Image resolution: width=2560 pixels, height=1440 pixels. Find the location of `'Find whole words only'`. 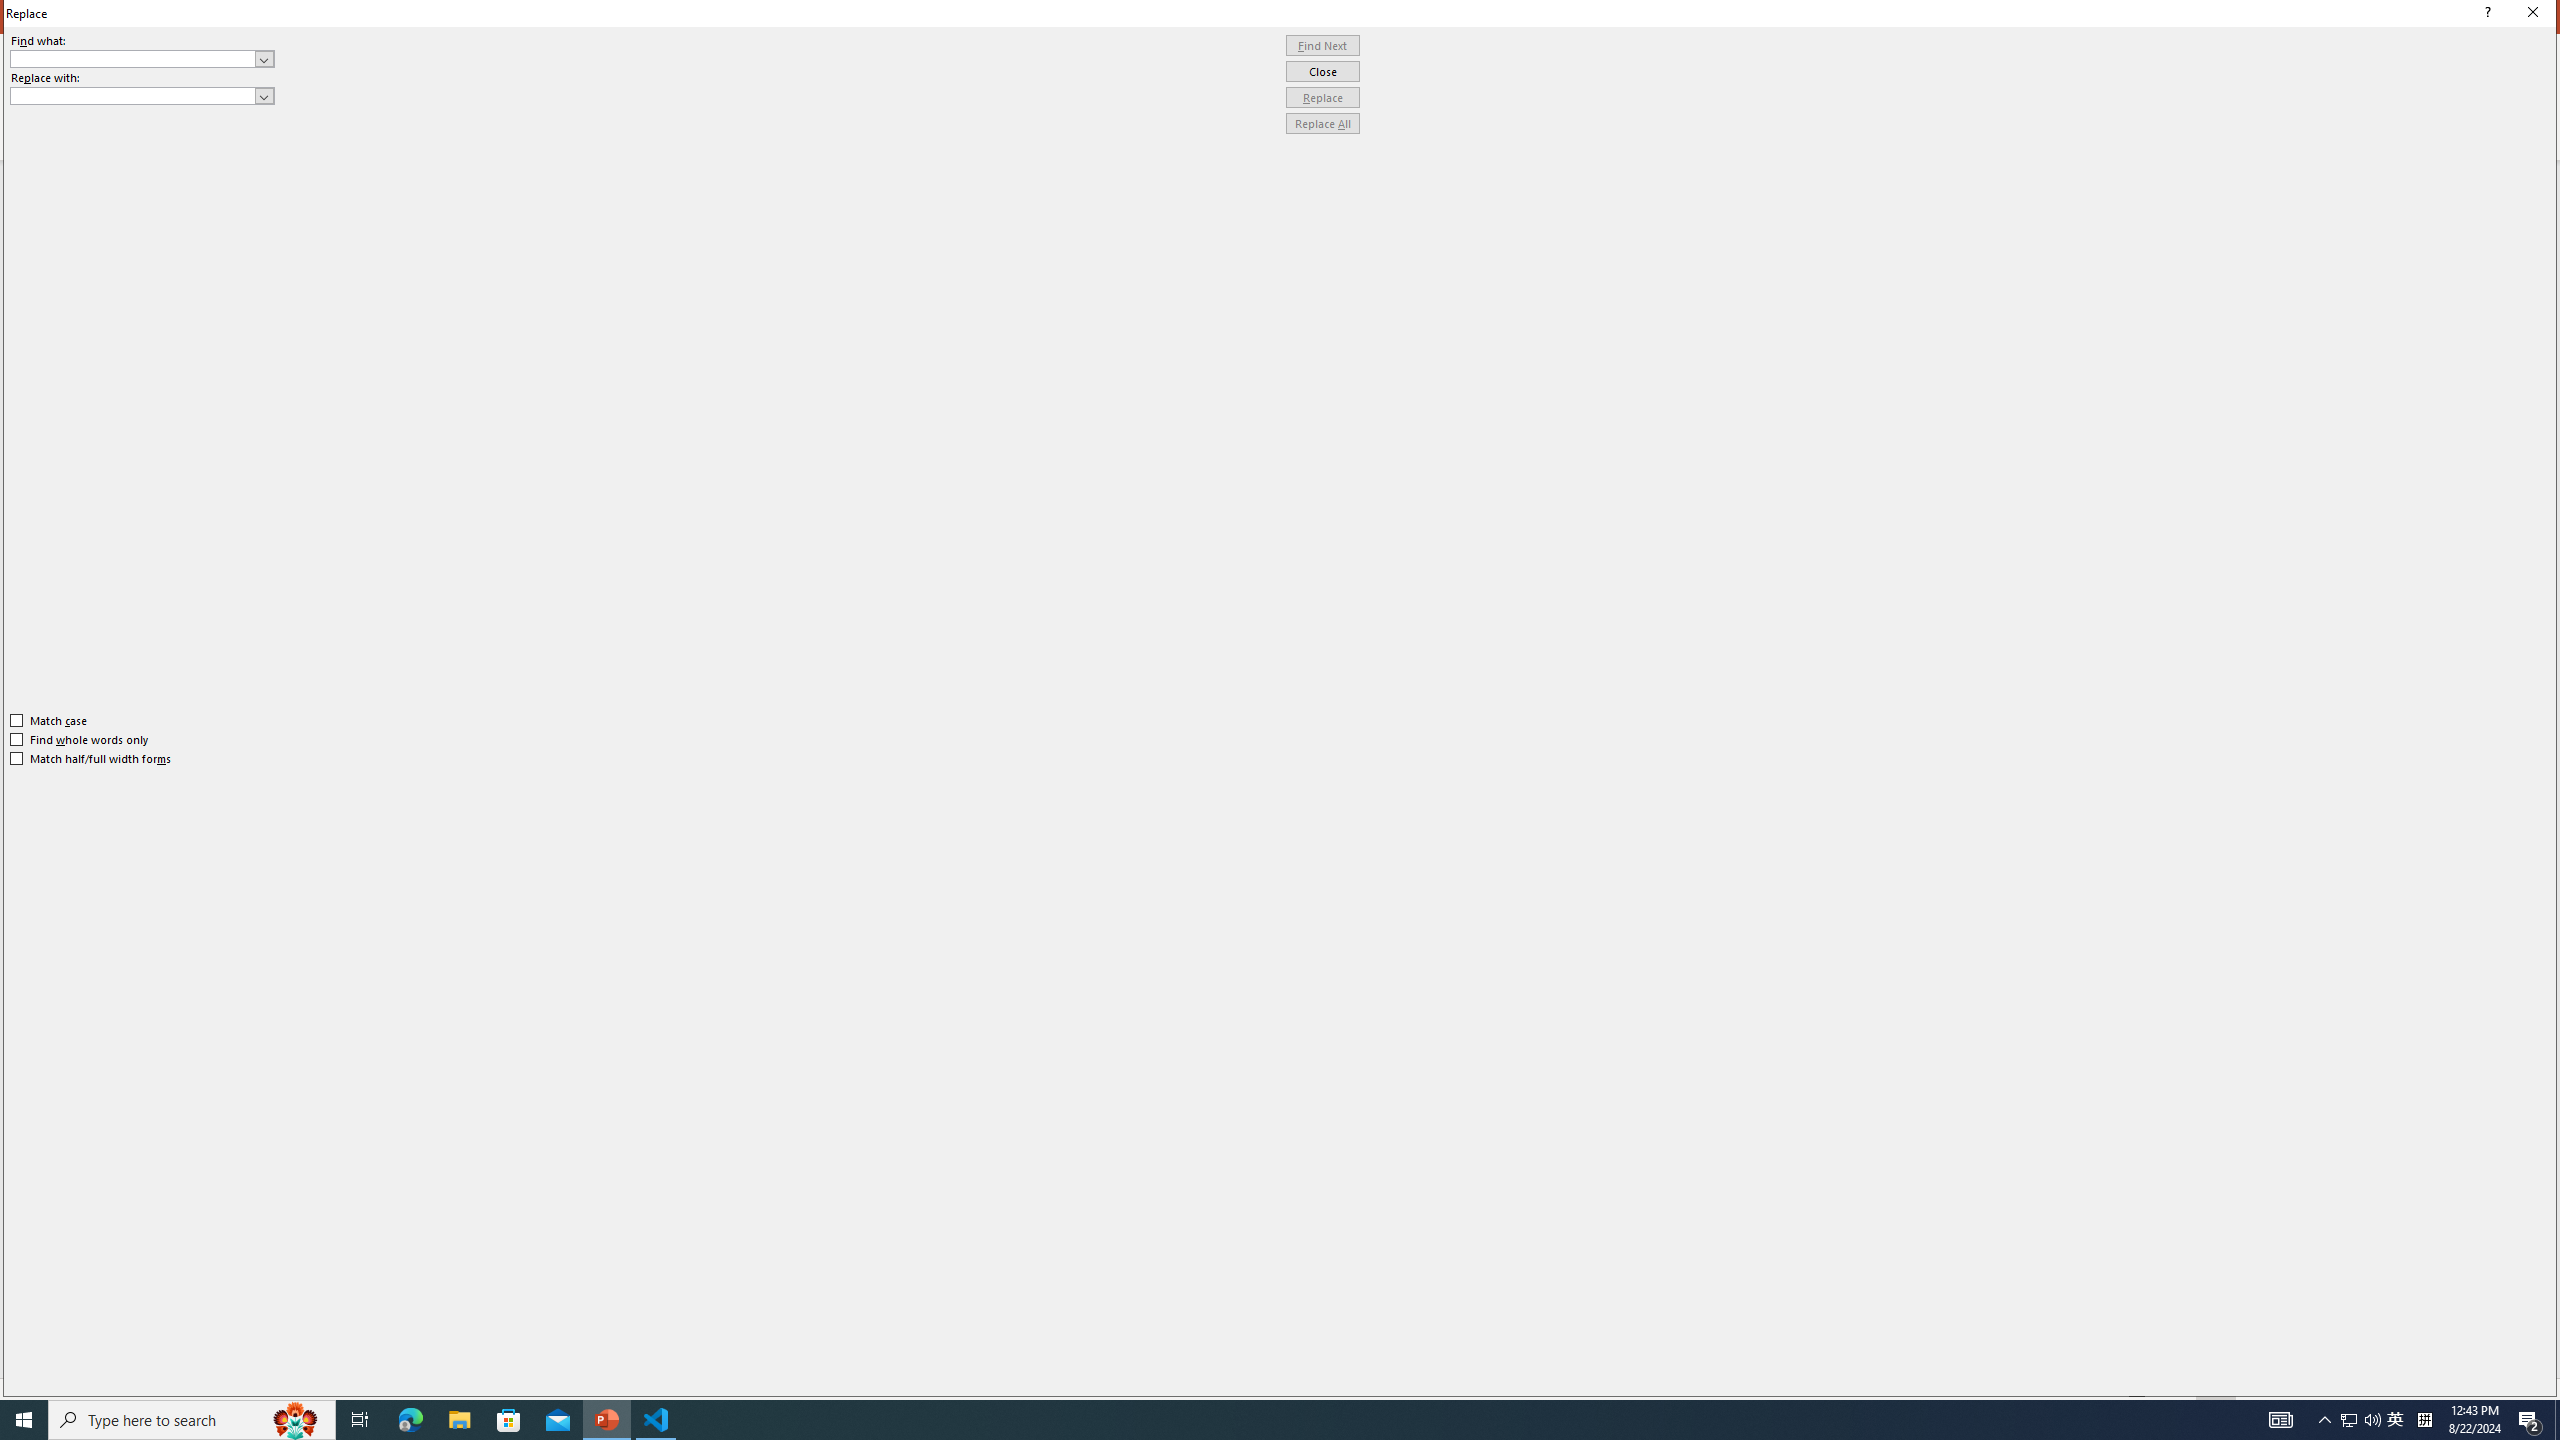

'Find whole words only' is located at coordinates (80, 739).